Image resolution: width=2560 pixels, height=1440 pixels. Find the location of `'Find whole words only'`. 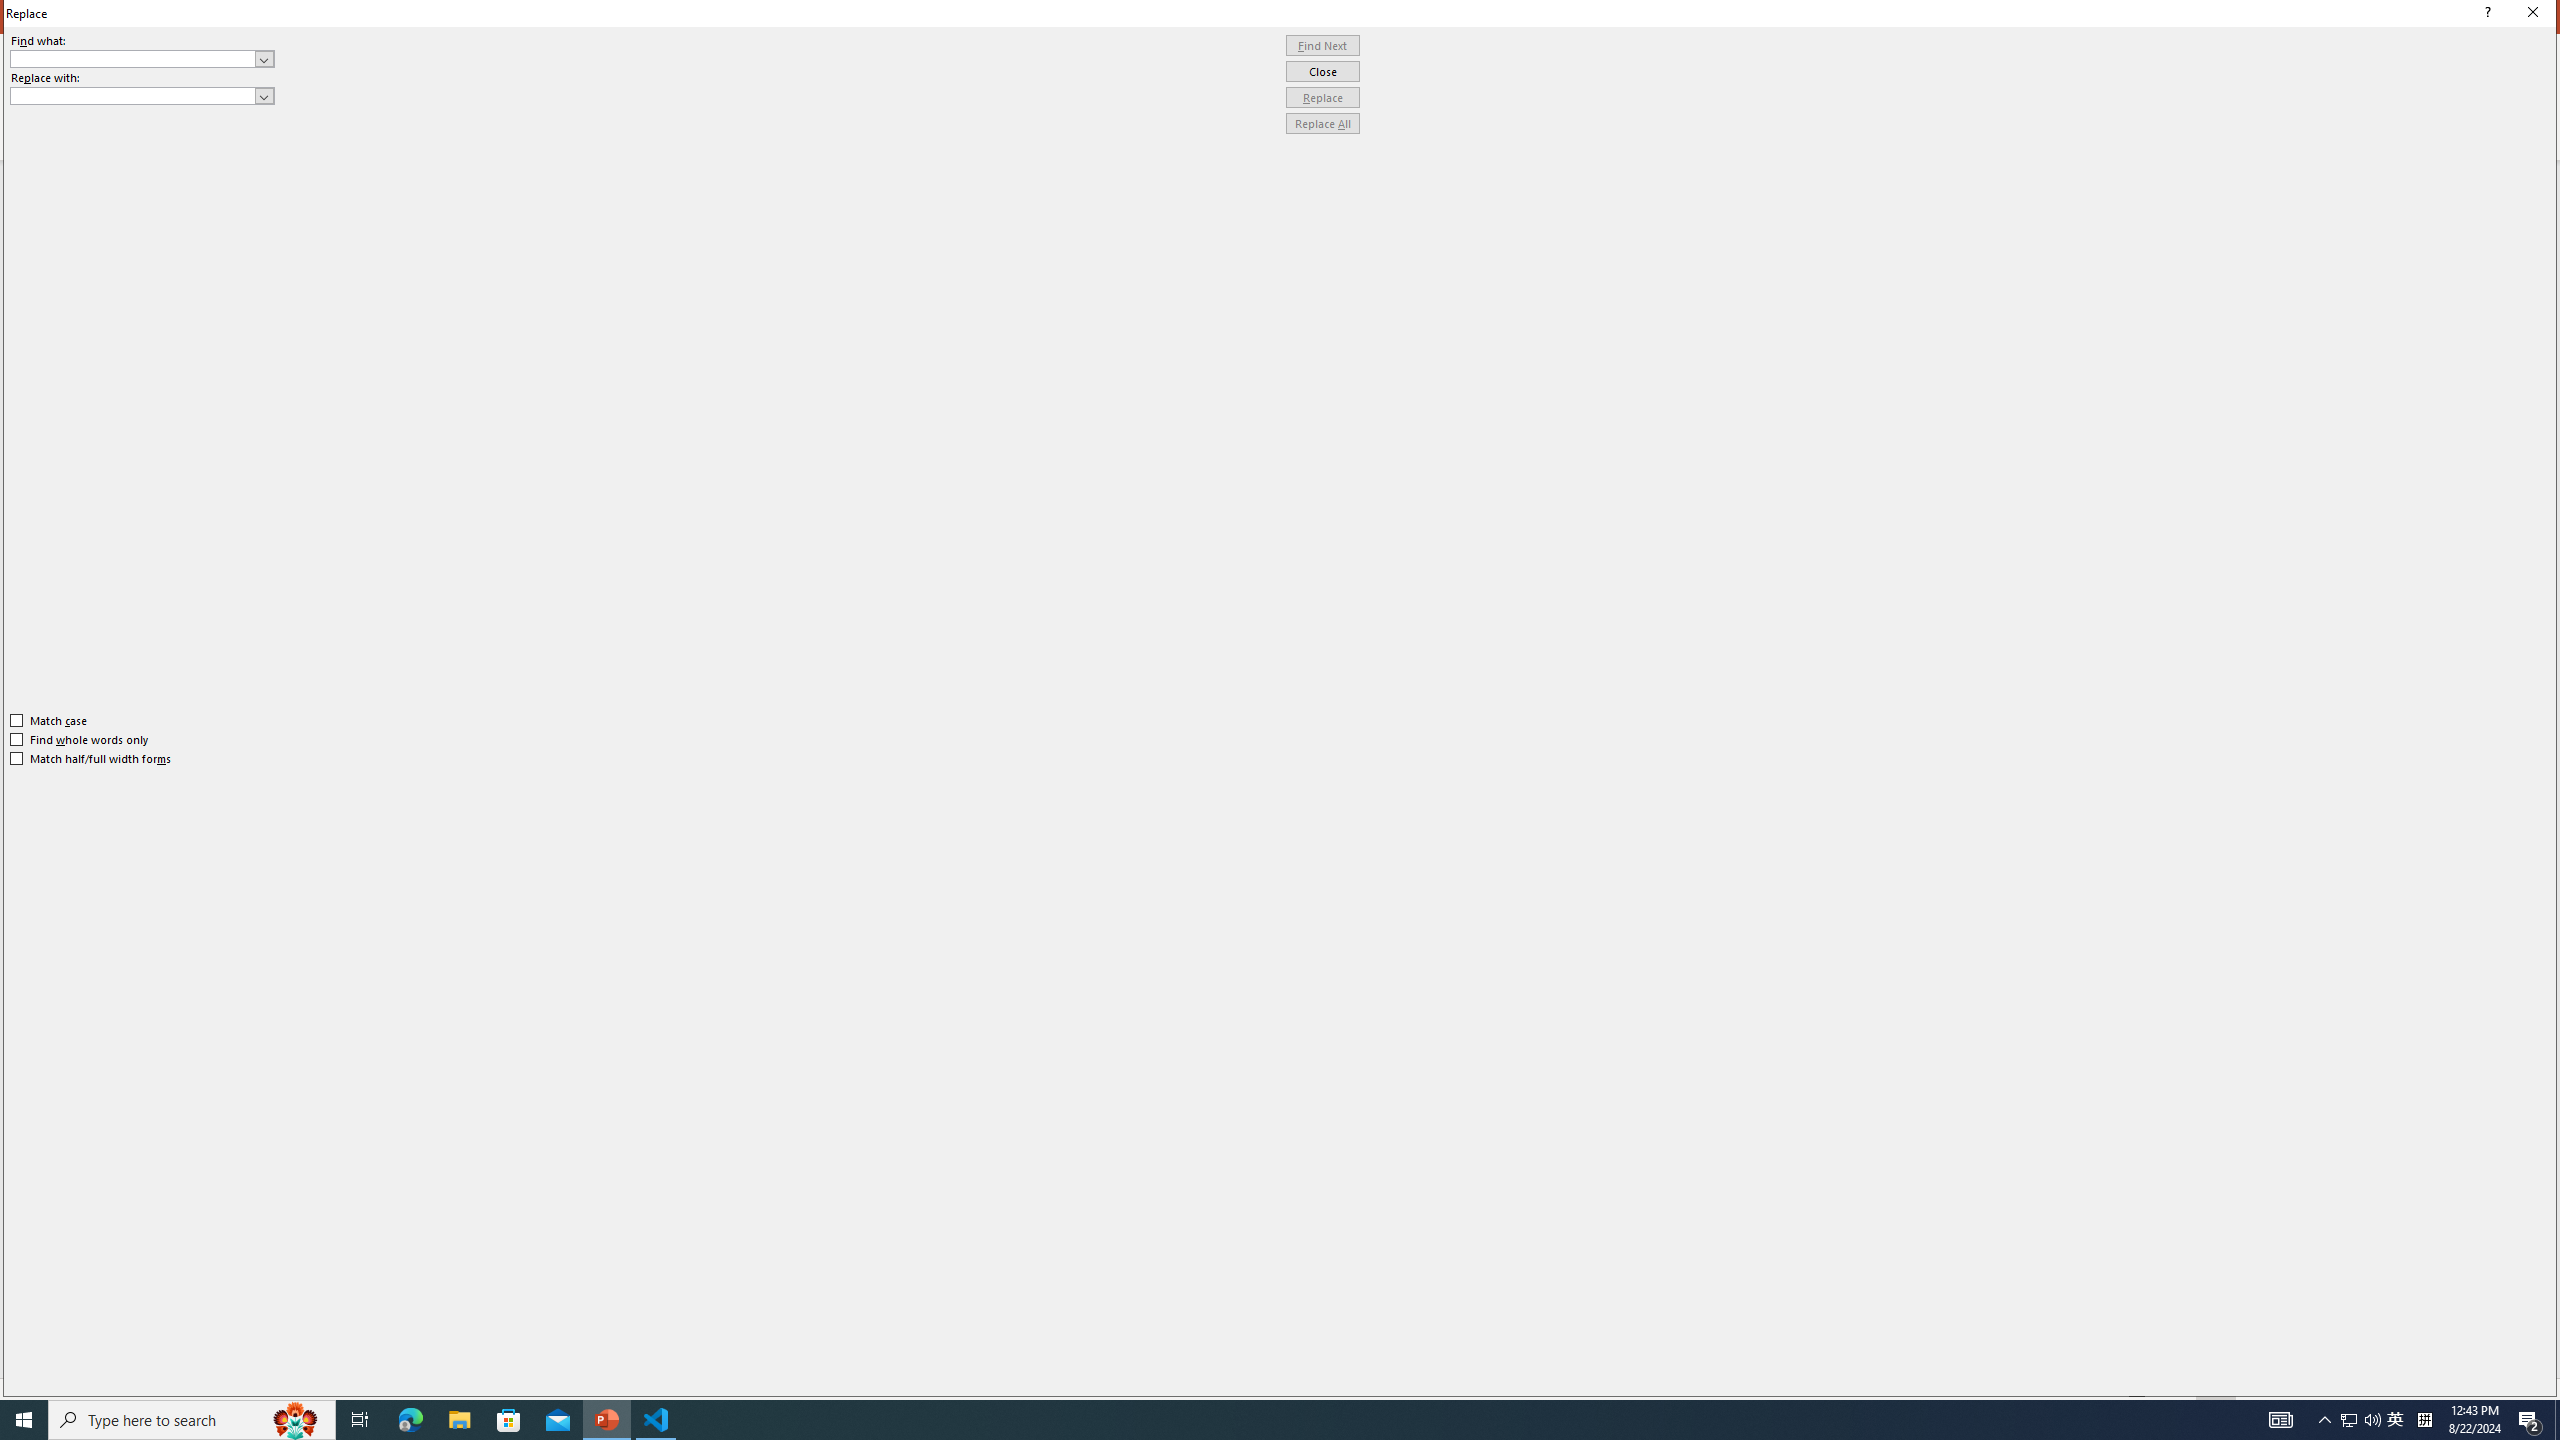

'Find whole words only' is located at coordinates (80, 739).